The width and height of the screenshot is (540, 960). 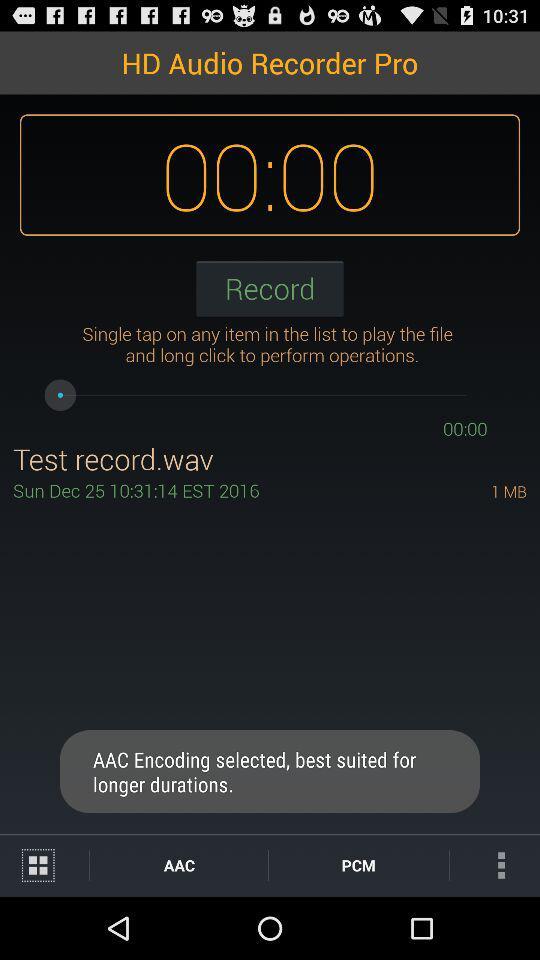 What do you see at coordinates (179, 864) in the screenshot?
I see `aac` at bounding box center [179, 864].